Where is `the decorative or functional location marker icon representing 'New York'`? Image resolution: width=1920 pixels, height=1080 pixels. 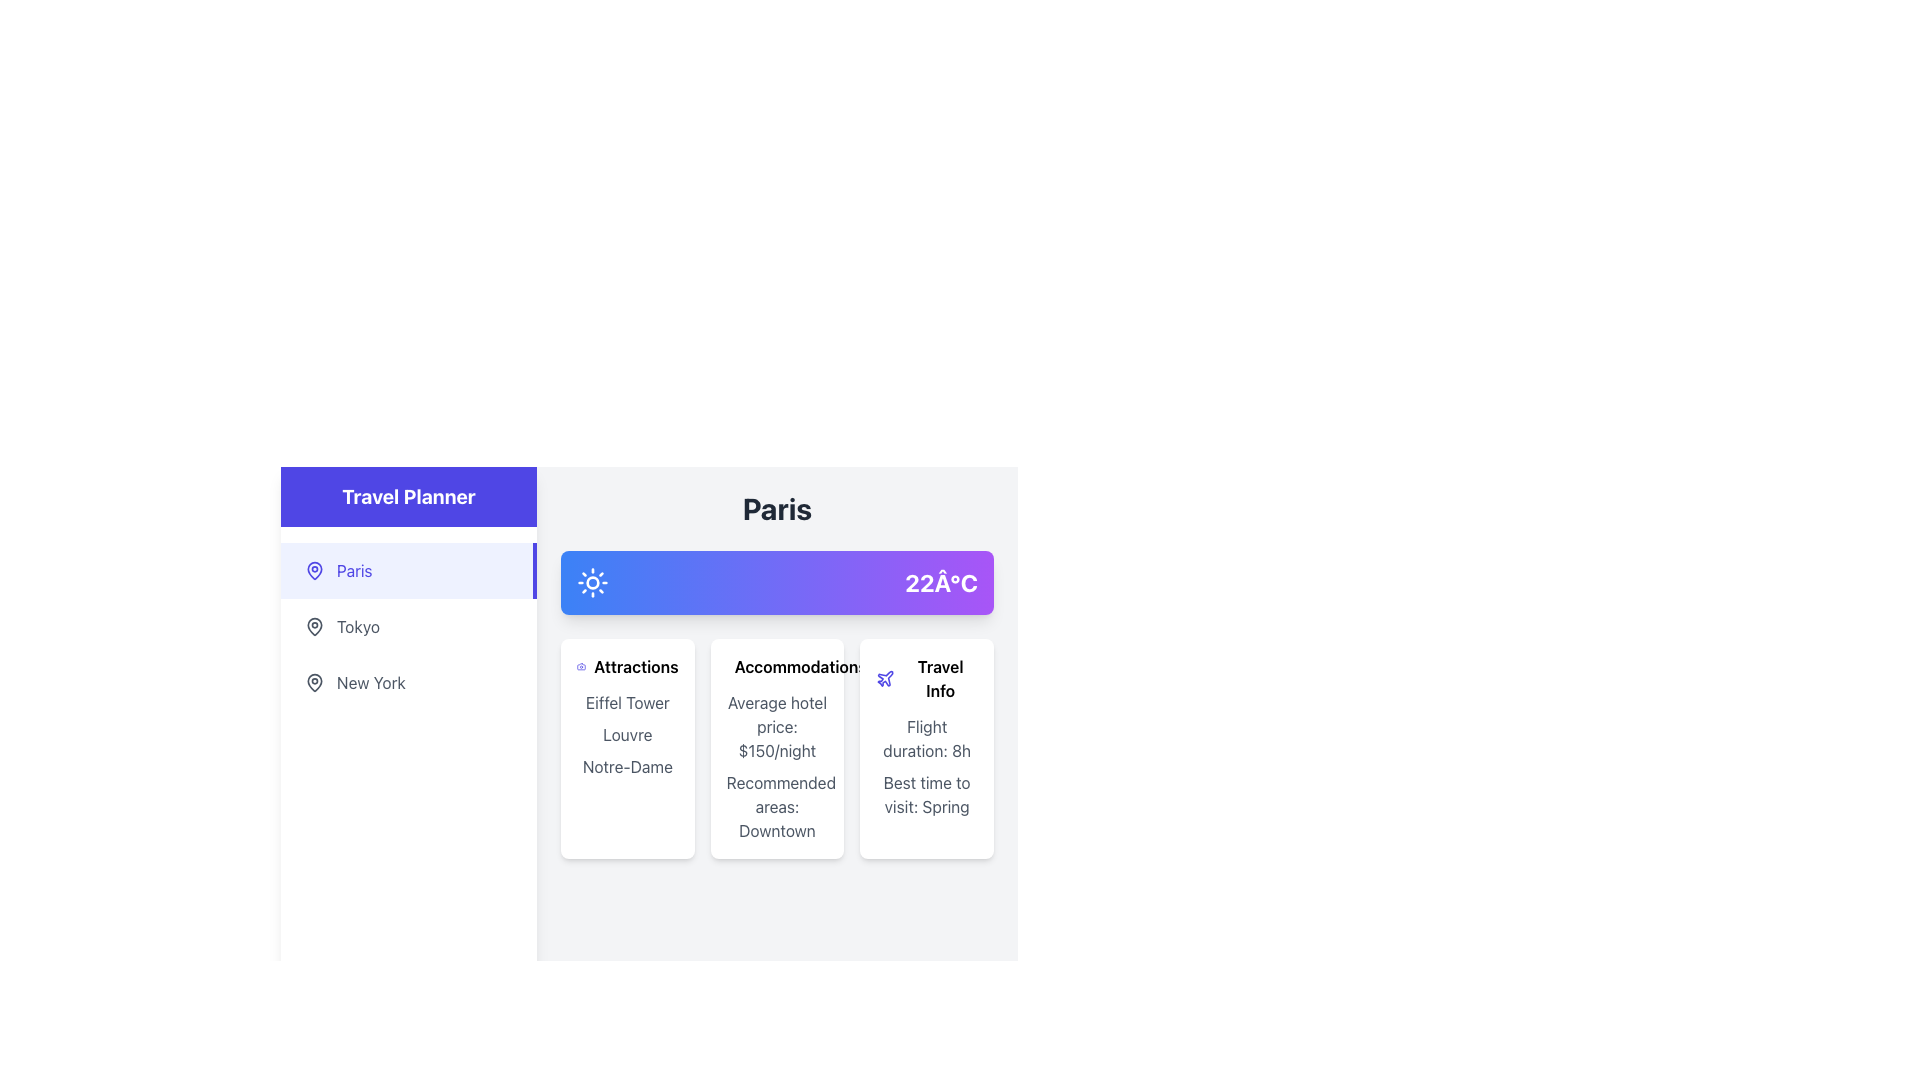 the decorative or functional location marker icon representing 'New York' is located at coordinates (314, 681).